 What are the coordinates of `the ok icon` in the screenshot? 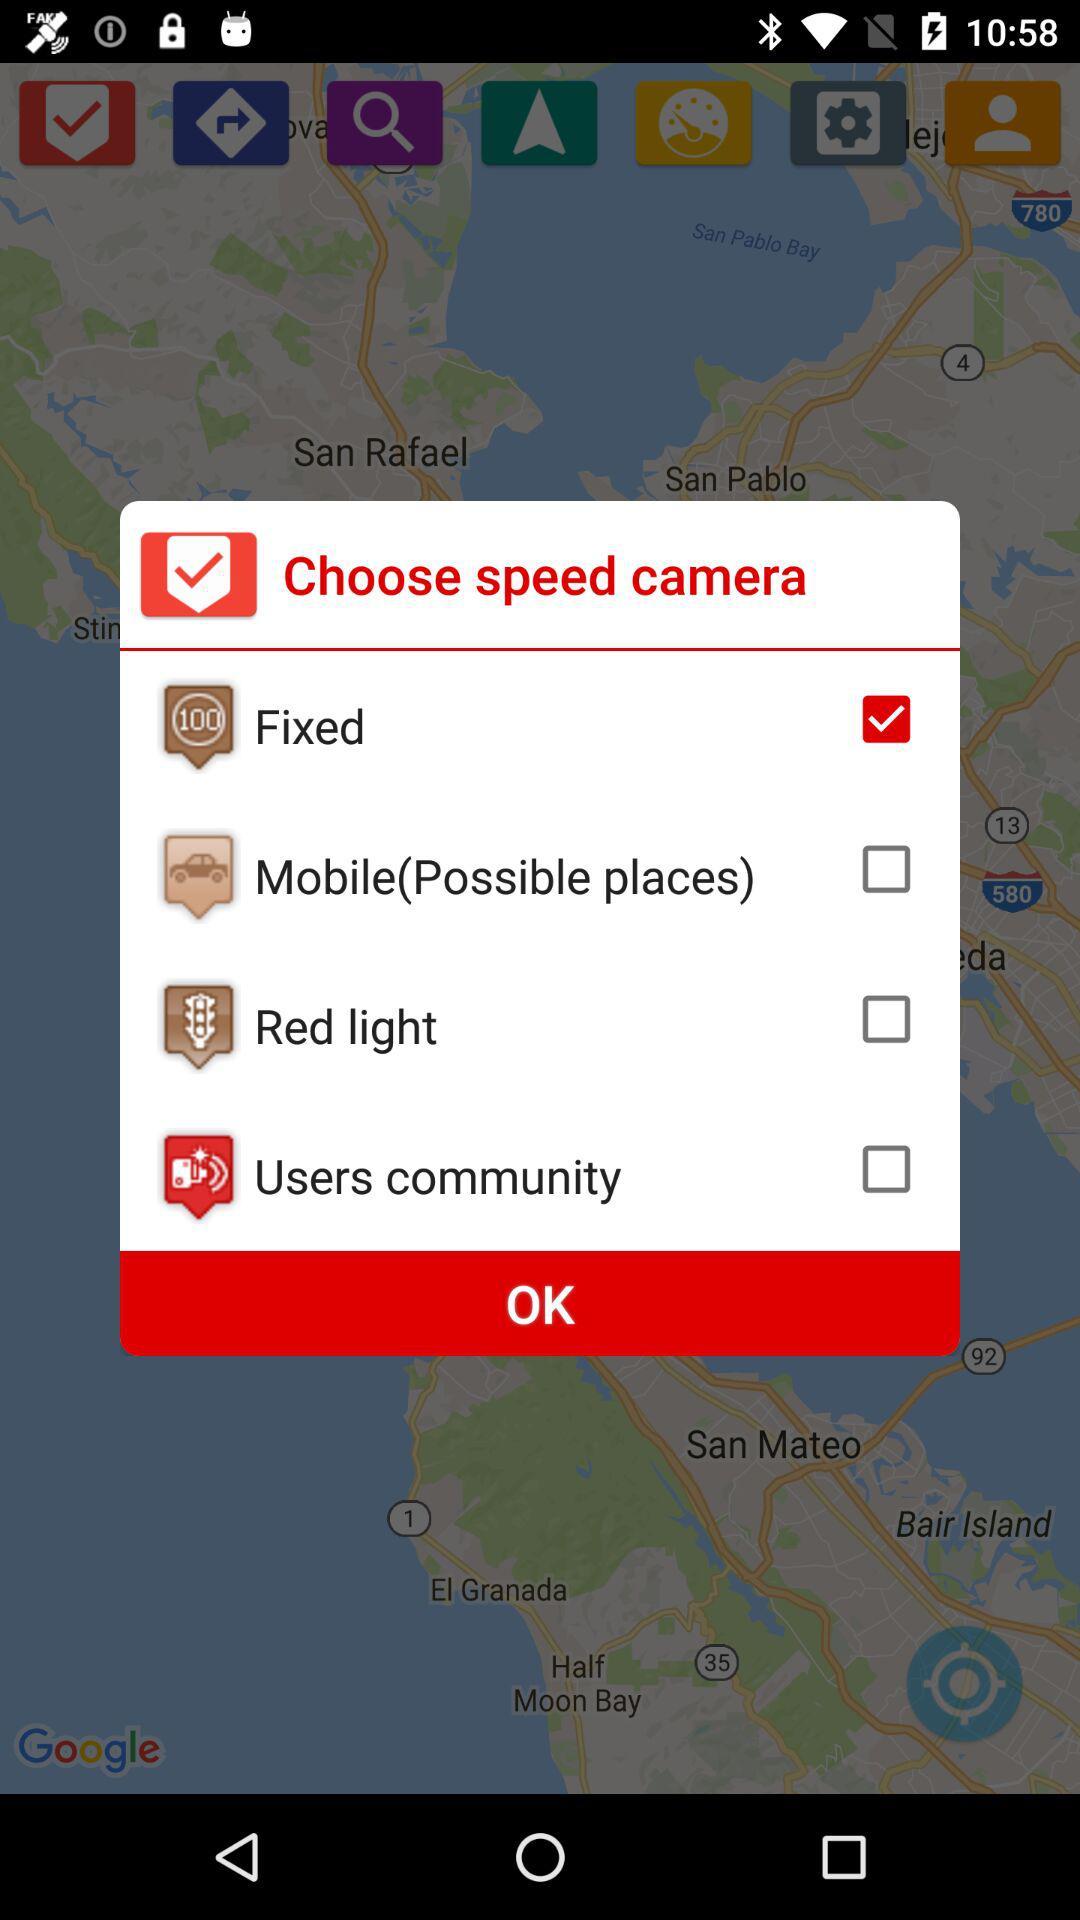 It's located at (540, 1303).